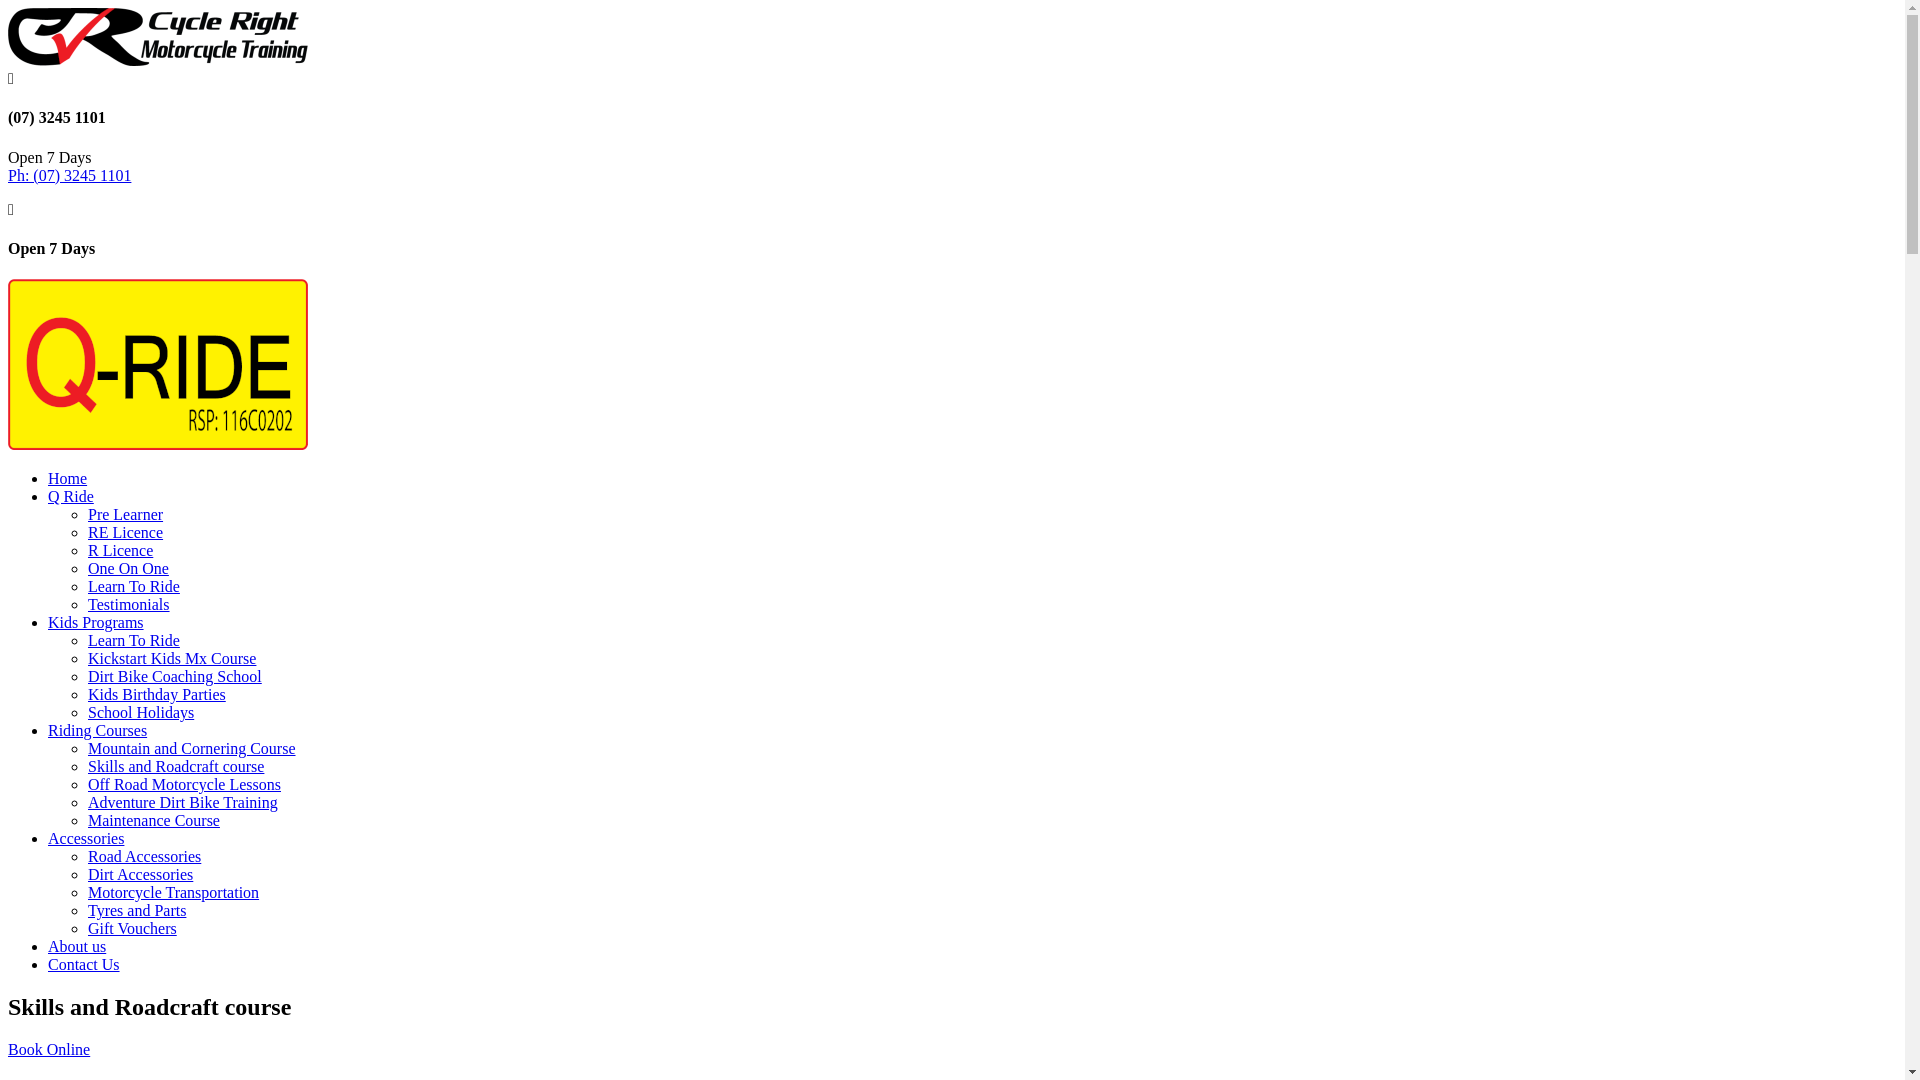  I want to click on 'Mountain and Cornering Course', so click(192, 748).